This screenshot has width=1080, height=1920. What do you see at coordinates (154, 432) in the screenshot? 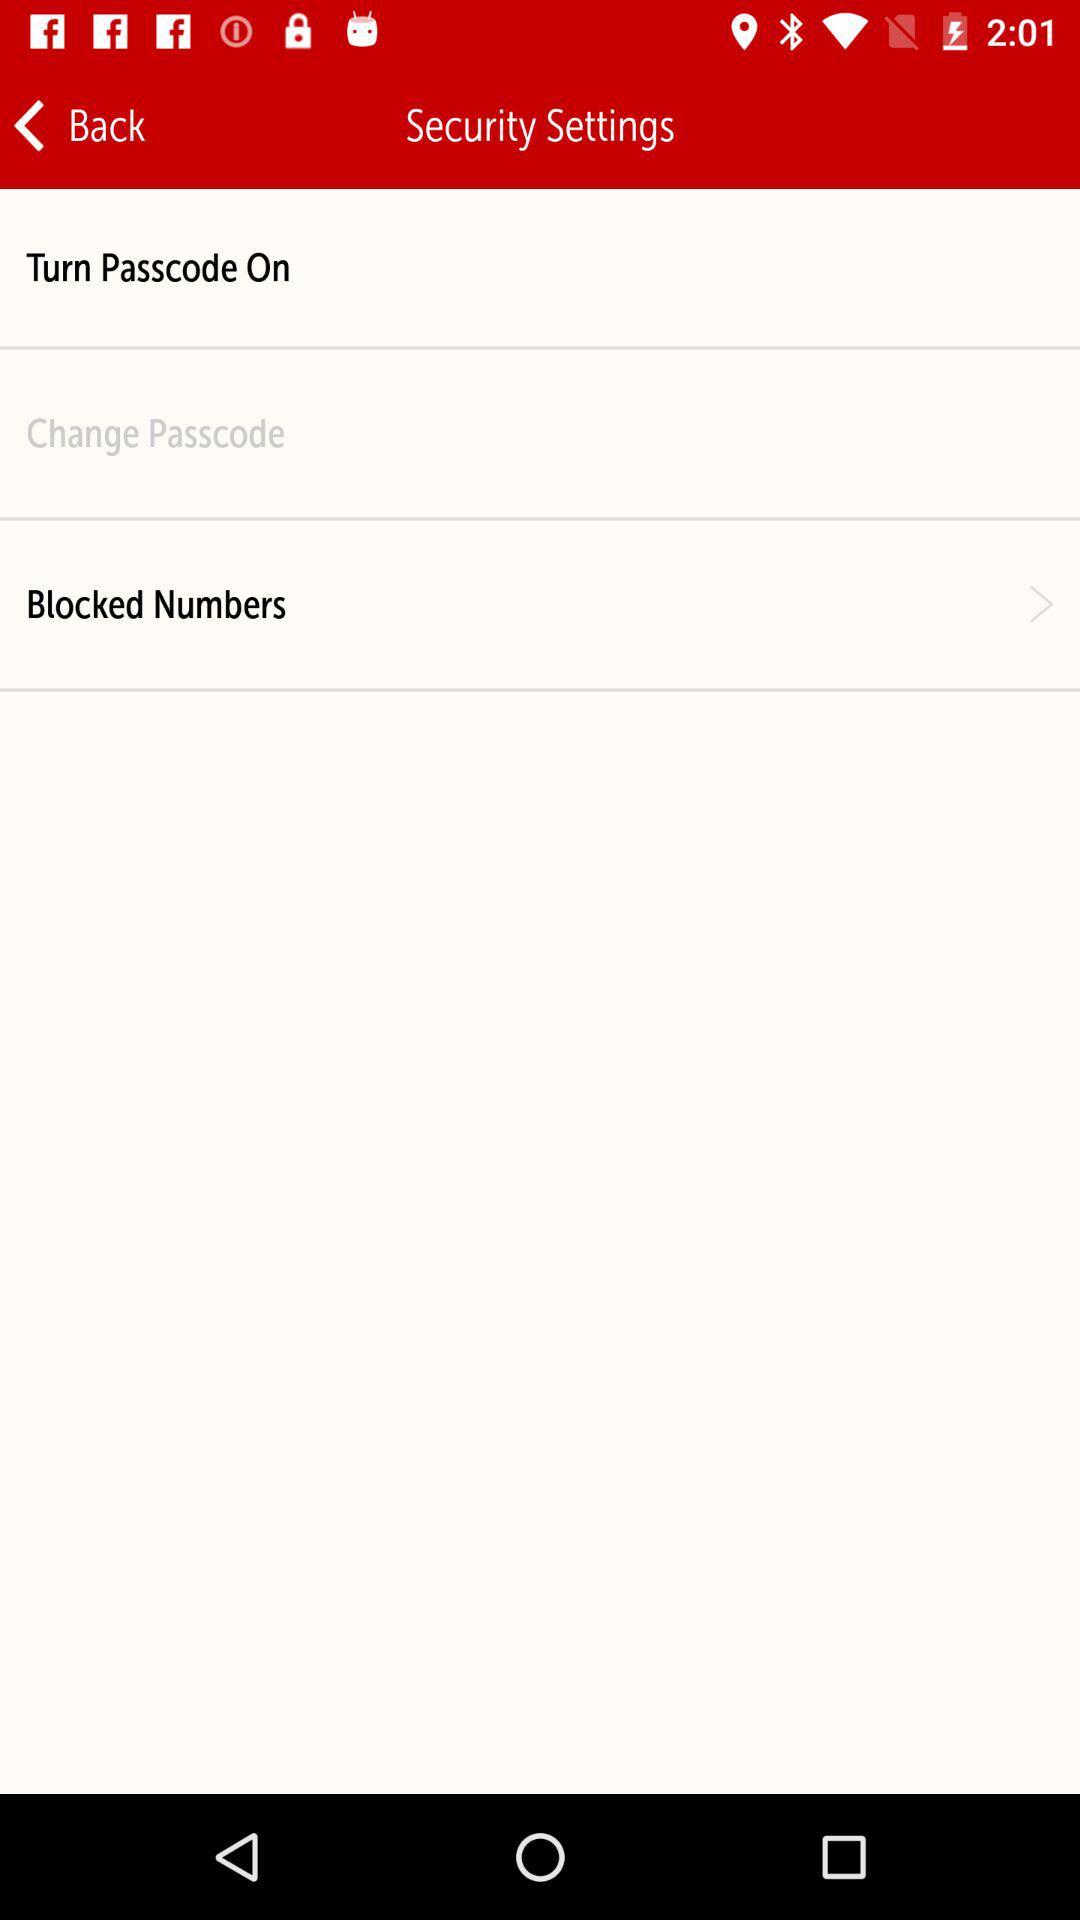
I see `the item above the blocked numbers` at bounding box center [154, 432].